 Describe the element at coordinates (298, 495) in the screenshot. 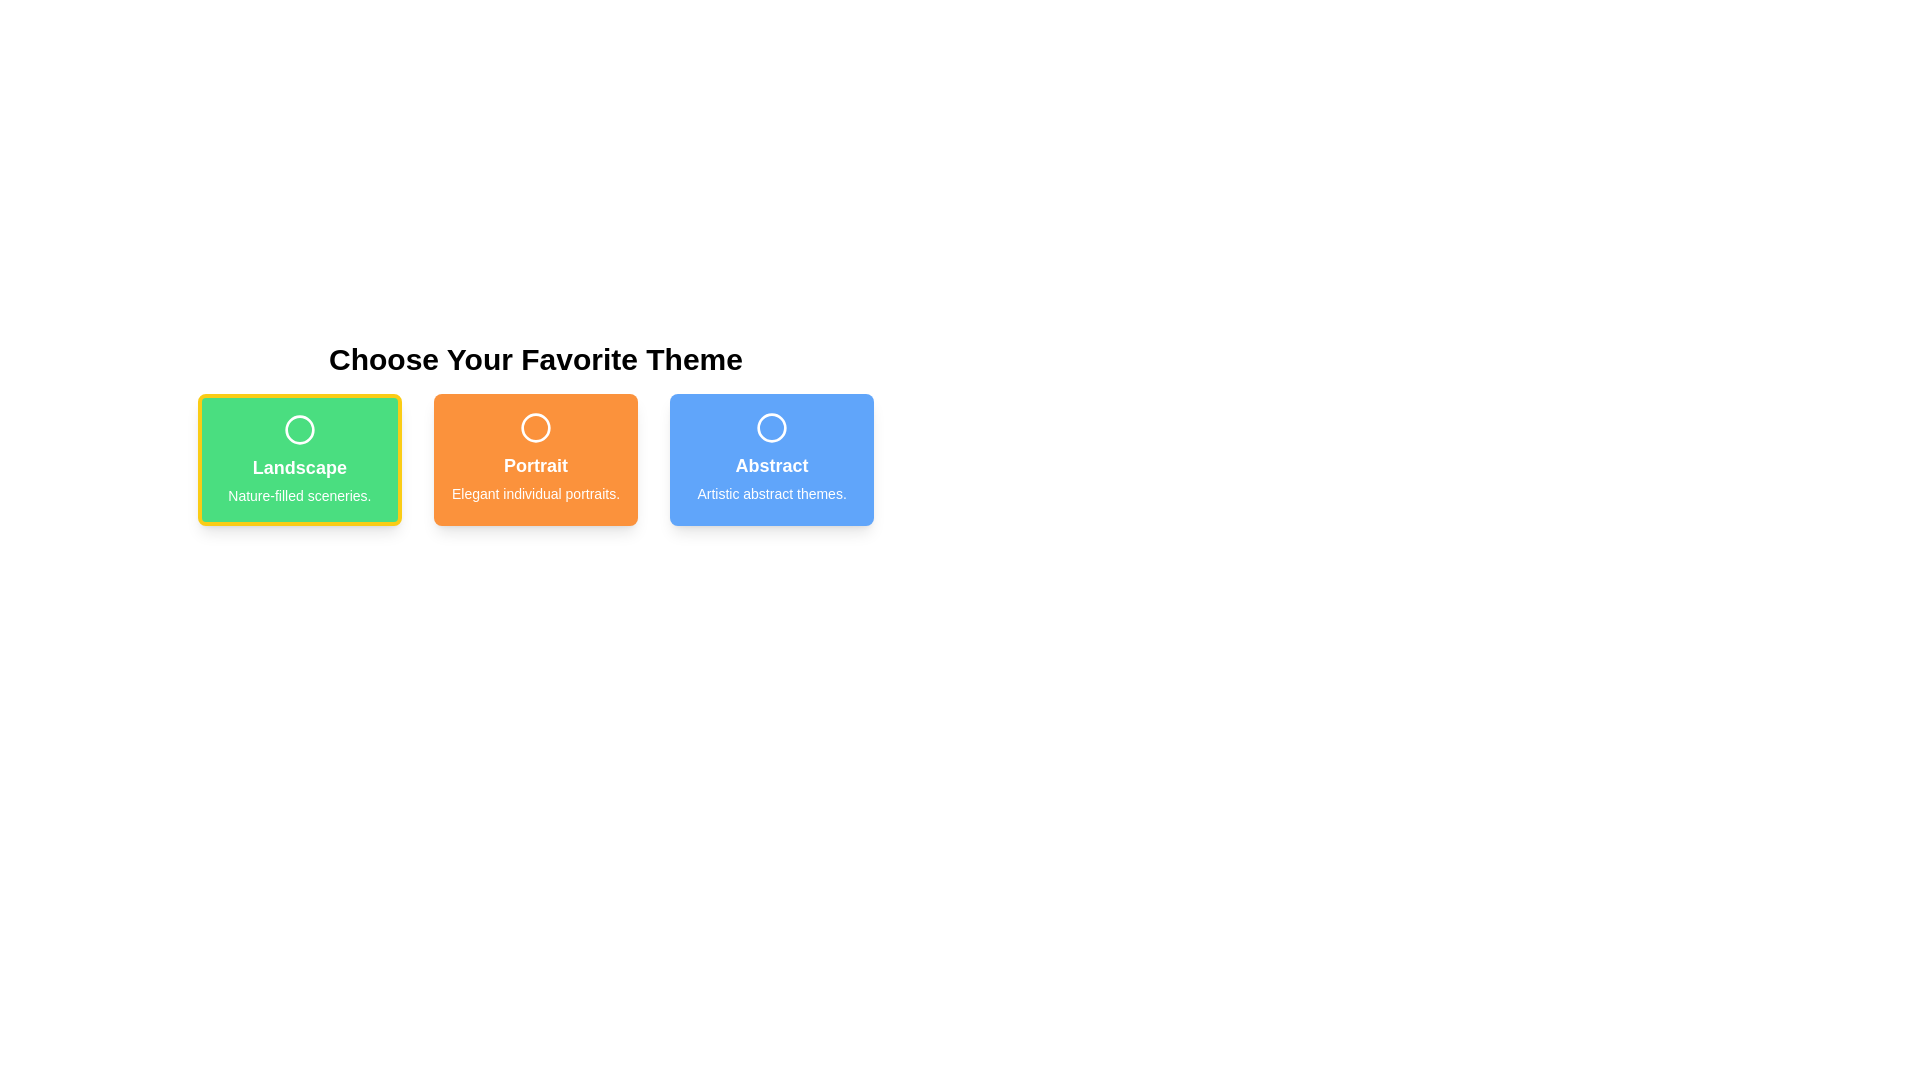

I see `text label displaying 'Nature-filled sceneries.' which is styled with white text on a green background, located below the 'Landscape' label in the bottom section of the green card` at that location.